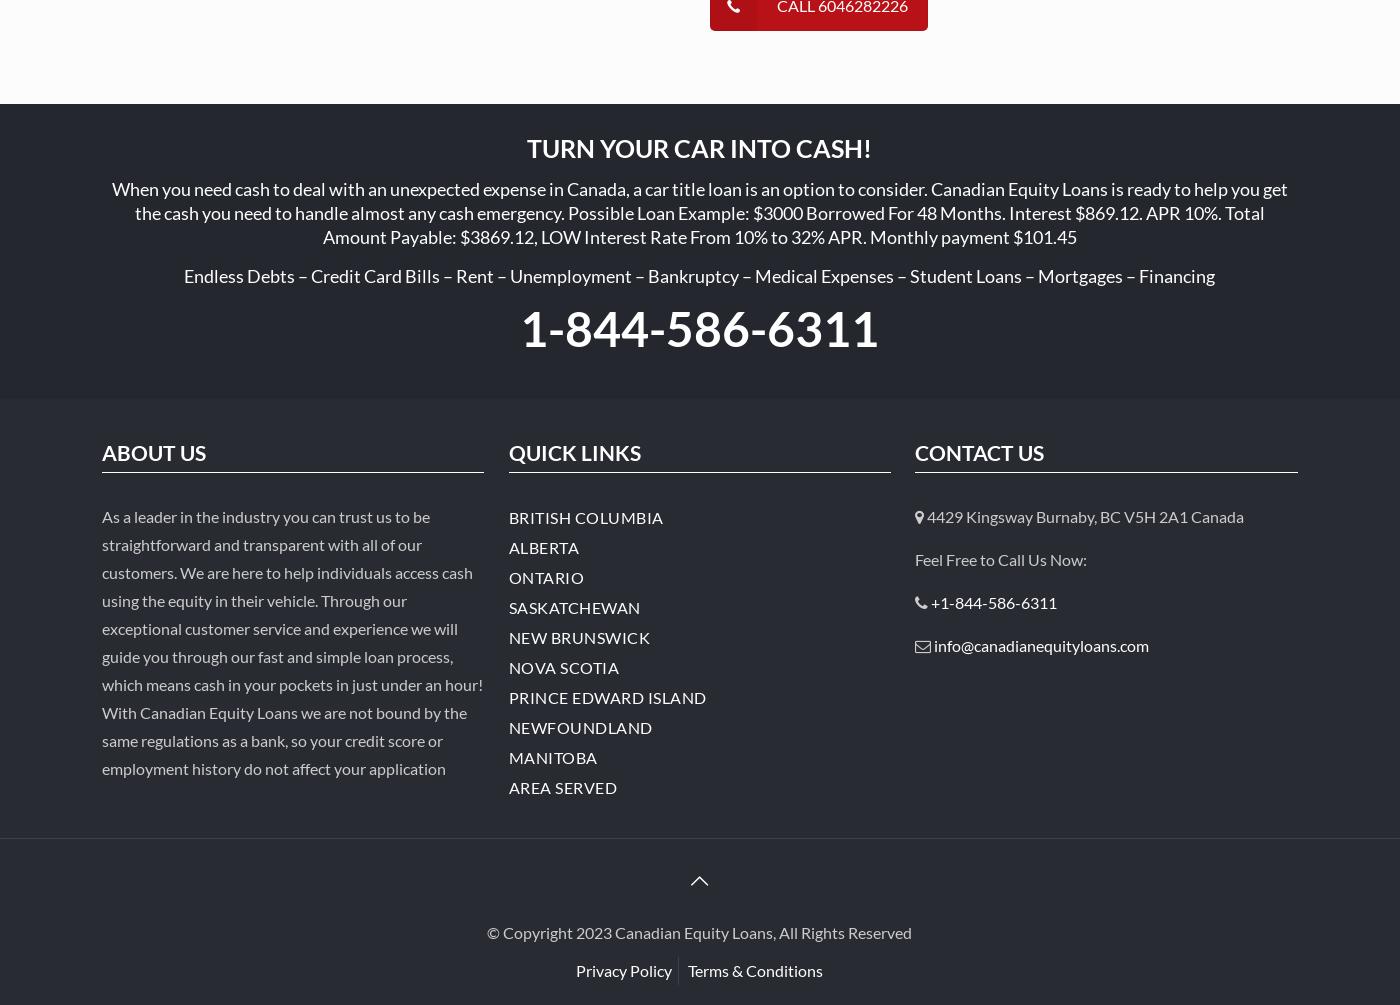 The image size is (1400, 1005). I want to click on 'Saskatchewan', so click(574, 606).